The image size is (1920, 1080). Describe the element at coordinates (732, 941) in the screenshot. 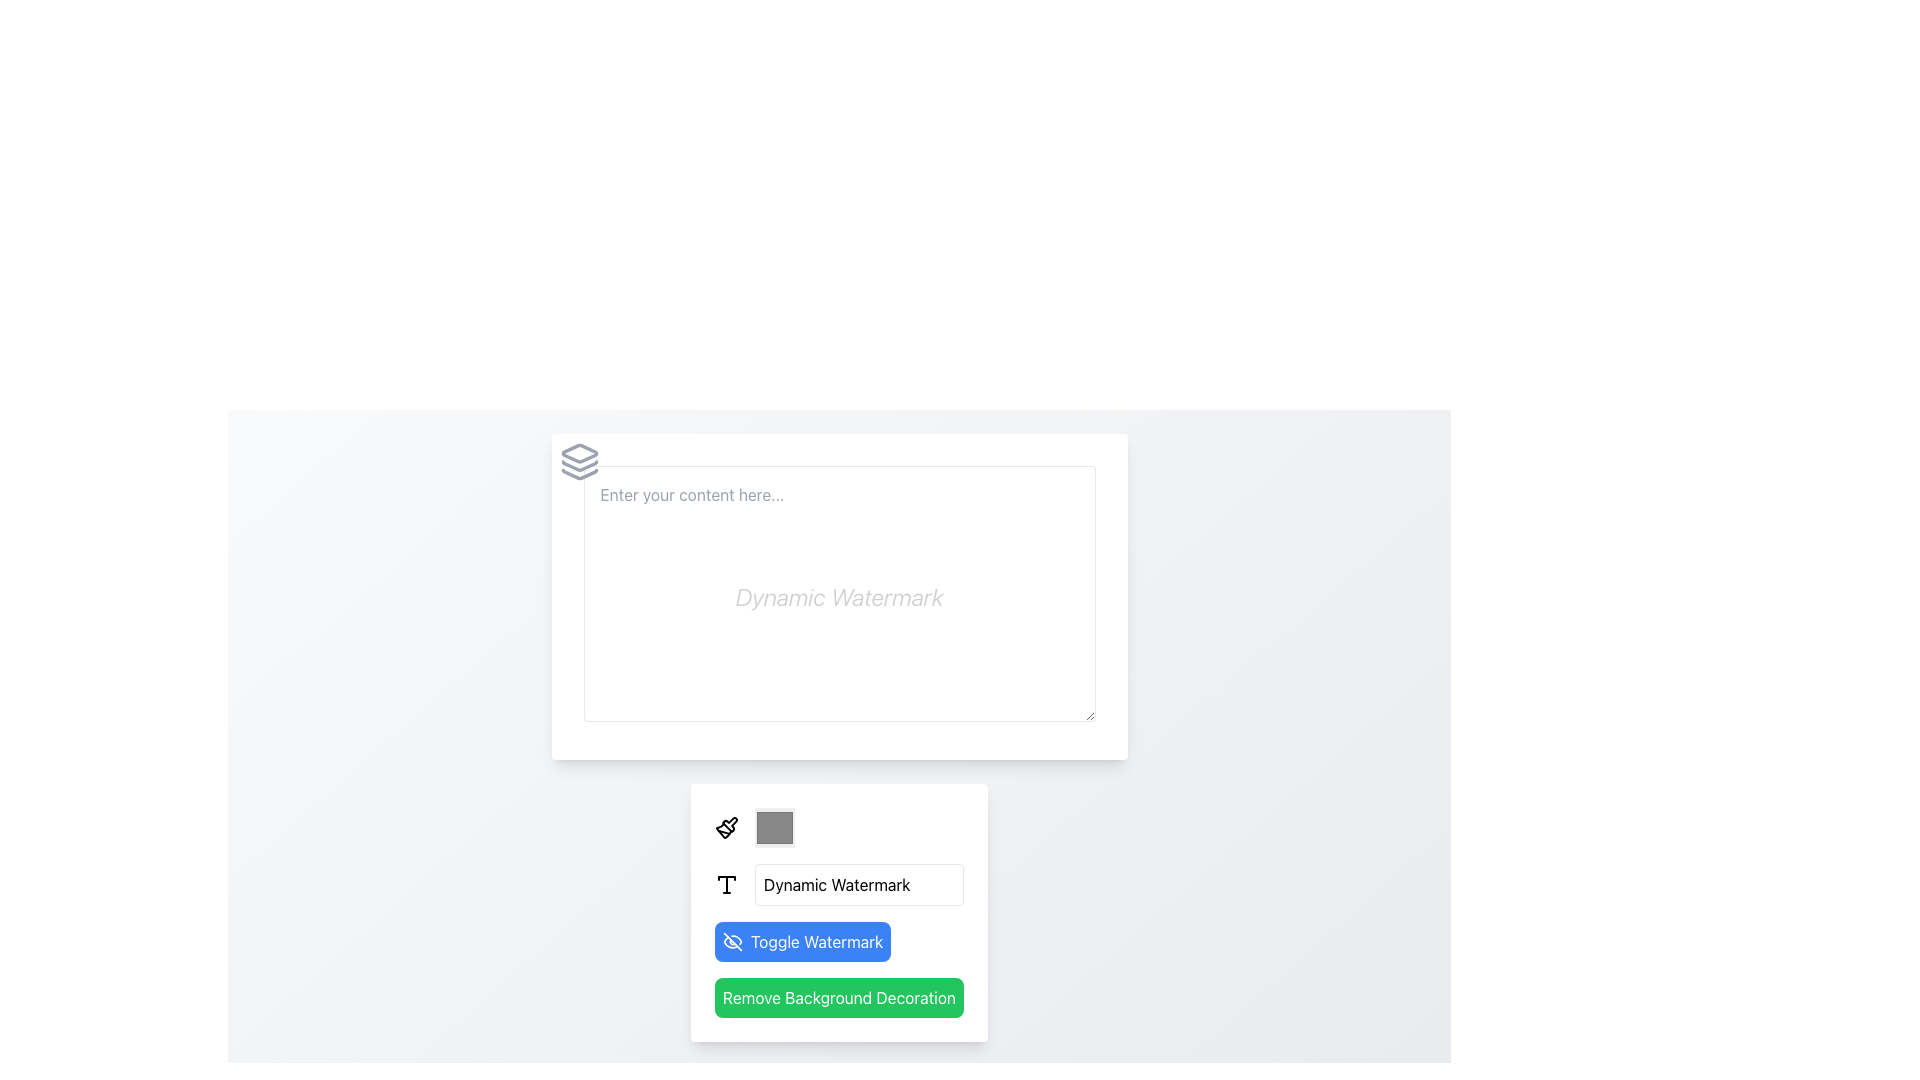

I see `the 'Toggle Watermark' button, specifically the crossed-out eye icon to check for visual indication of the current state` at that location.